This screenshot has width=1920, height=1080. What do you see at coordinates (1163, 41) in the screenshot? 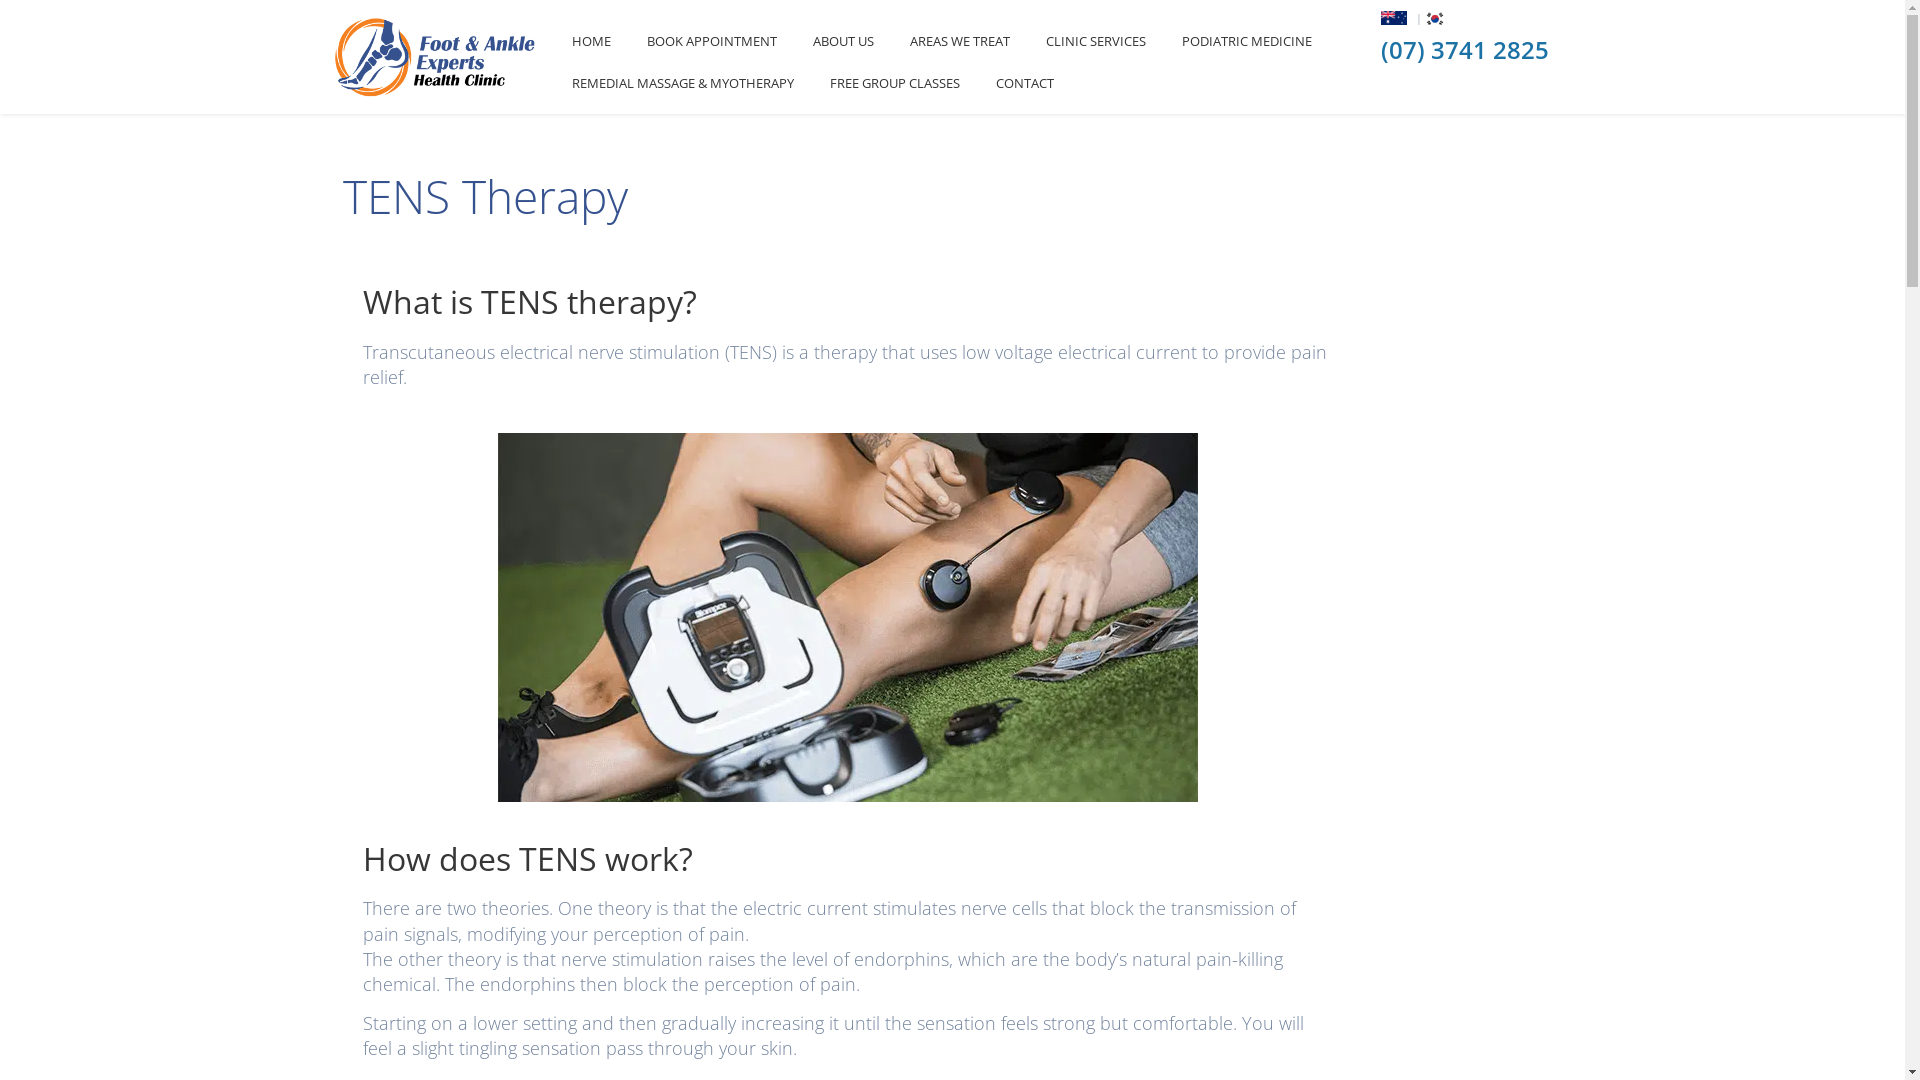
I see `'PODIATRIC MEDICINE'` at bounding box center [1163, 41].